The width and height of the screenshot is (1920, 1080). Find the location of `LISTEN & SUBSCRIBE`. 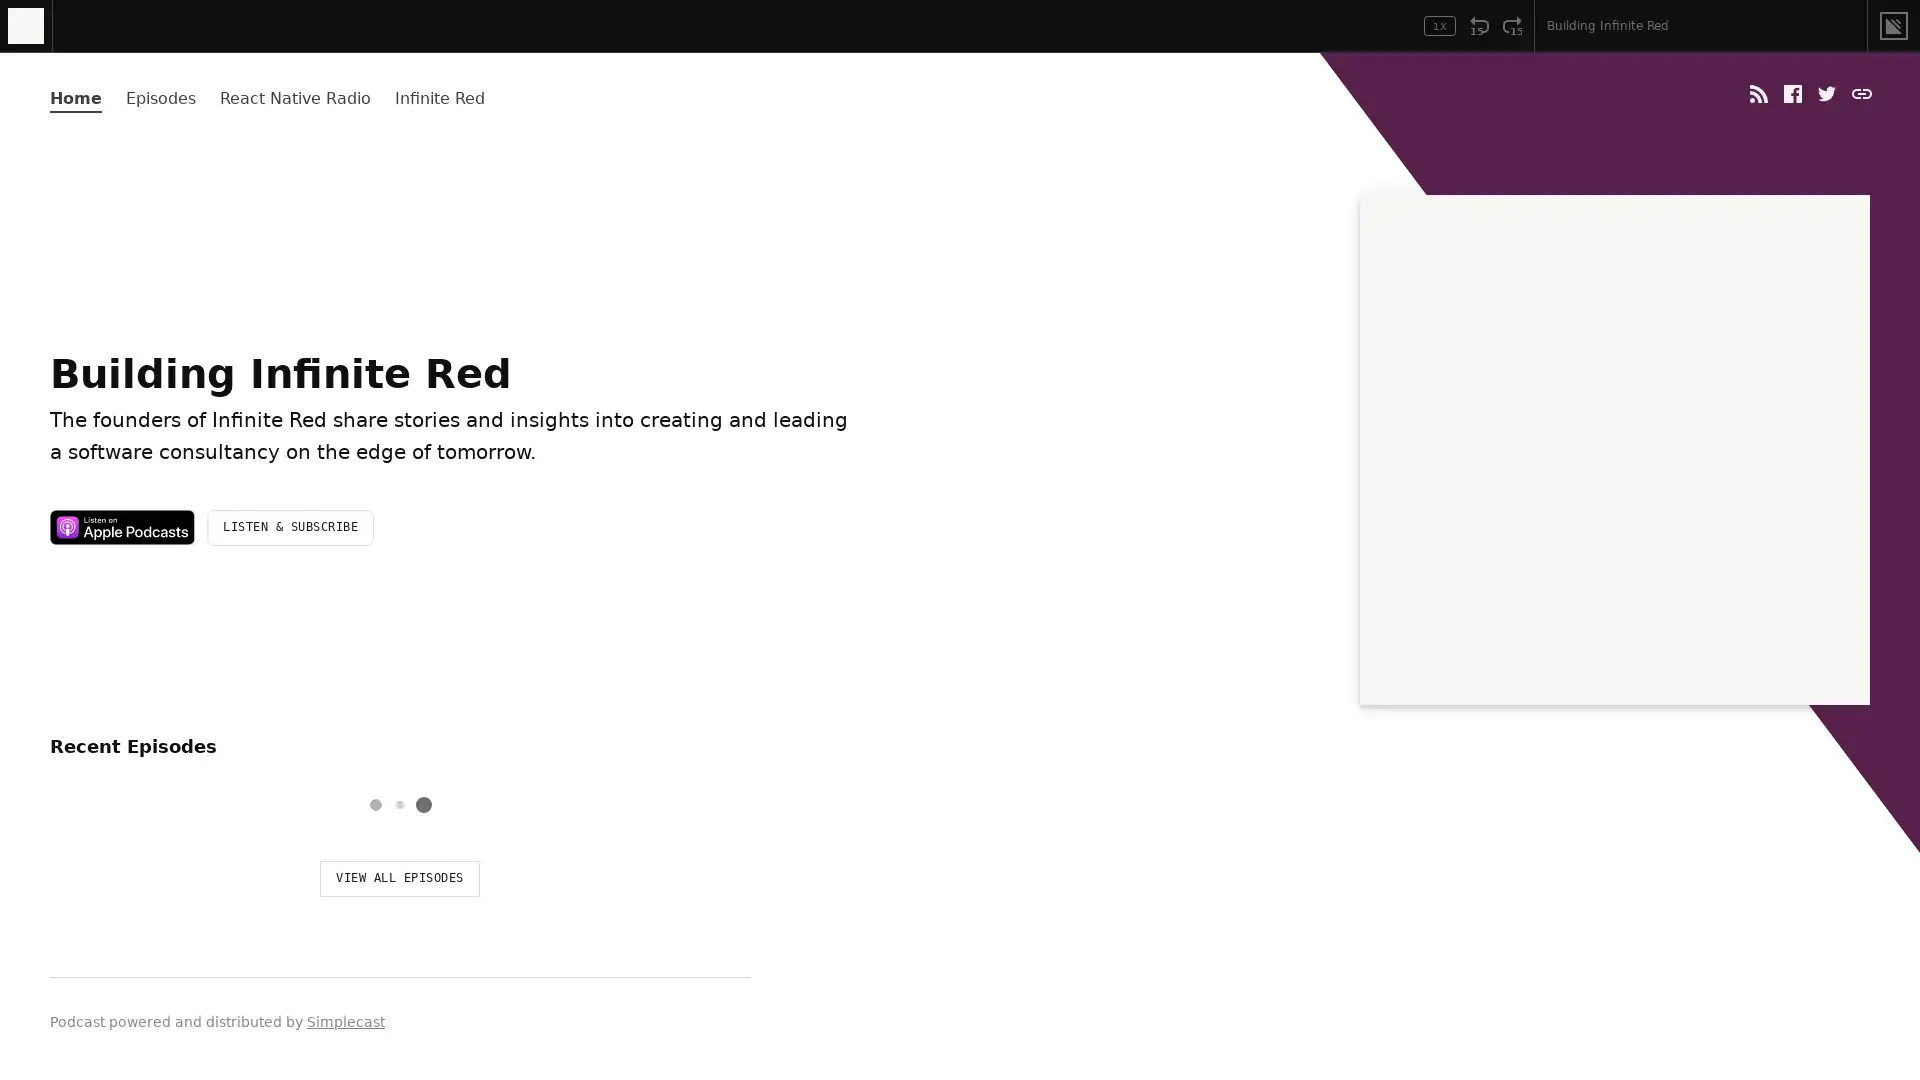

LISTEN & SUBSCRIBE is located at coordinates (289, 527).